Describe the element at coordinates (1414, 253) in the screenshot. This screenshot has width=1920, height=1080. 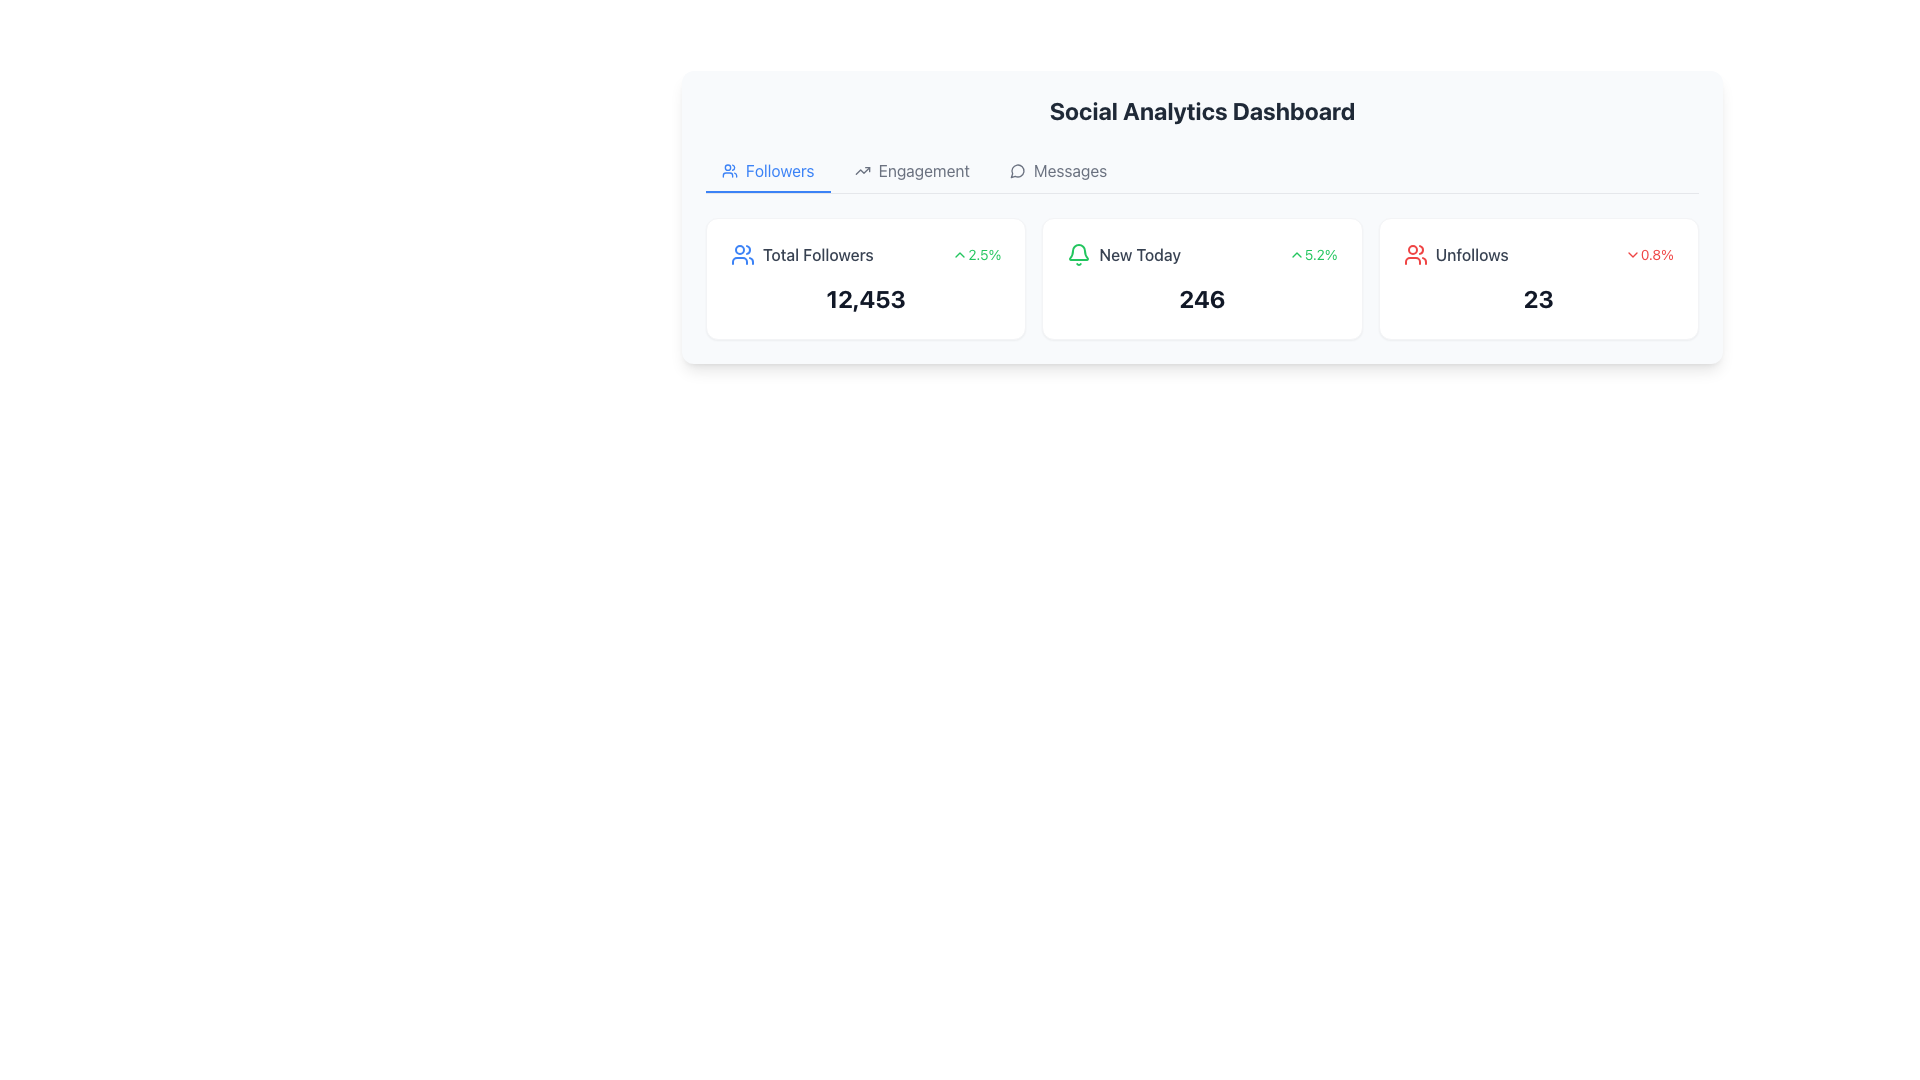
I see `the unfollow icon located in the 'Unfollows' card on the dashboard, positioned to the left of the 'Unfollows' text label` at that location.